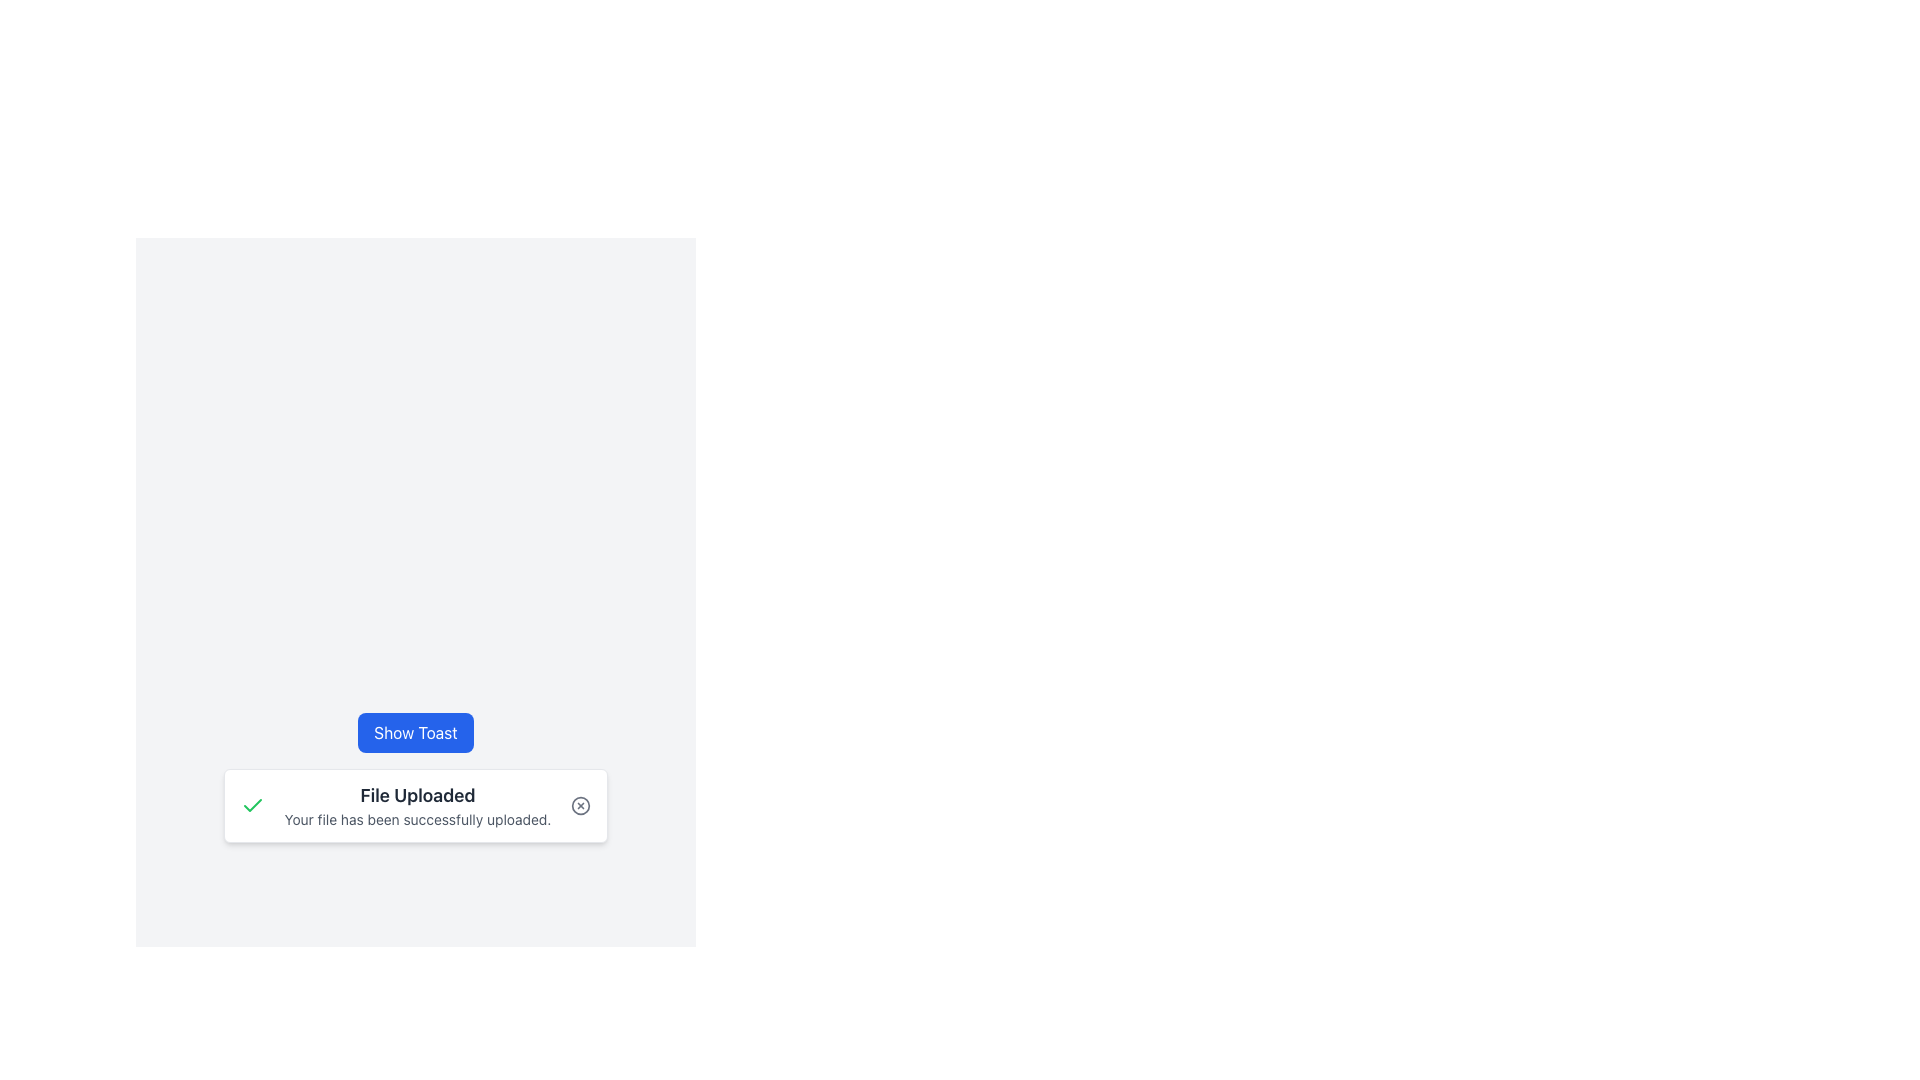 Image resolution: width=1920 pixels, height=1080 pixels. Describe the element at coordinates (252, 804) in the screenshot. I see `the green checkmark icon indicating successful action for the notification 'File Uploaded'` at that location.